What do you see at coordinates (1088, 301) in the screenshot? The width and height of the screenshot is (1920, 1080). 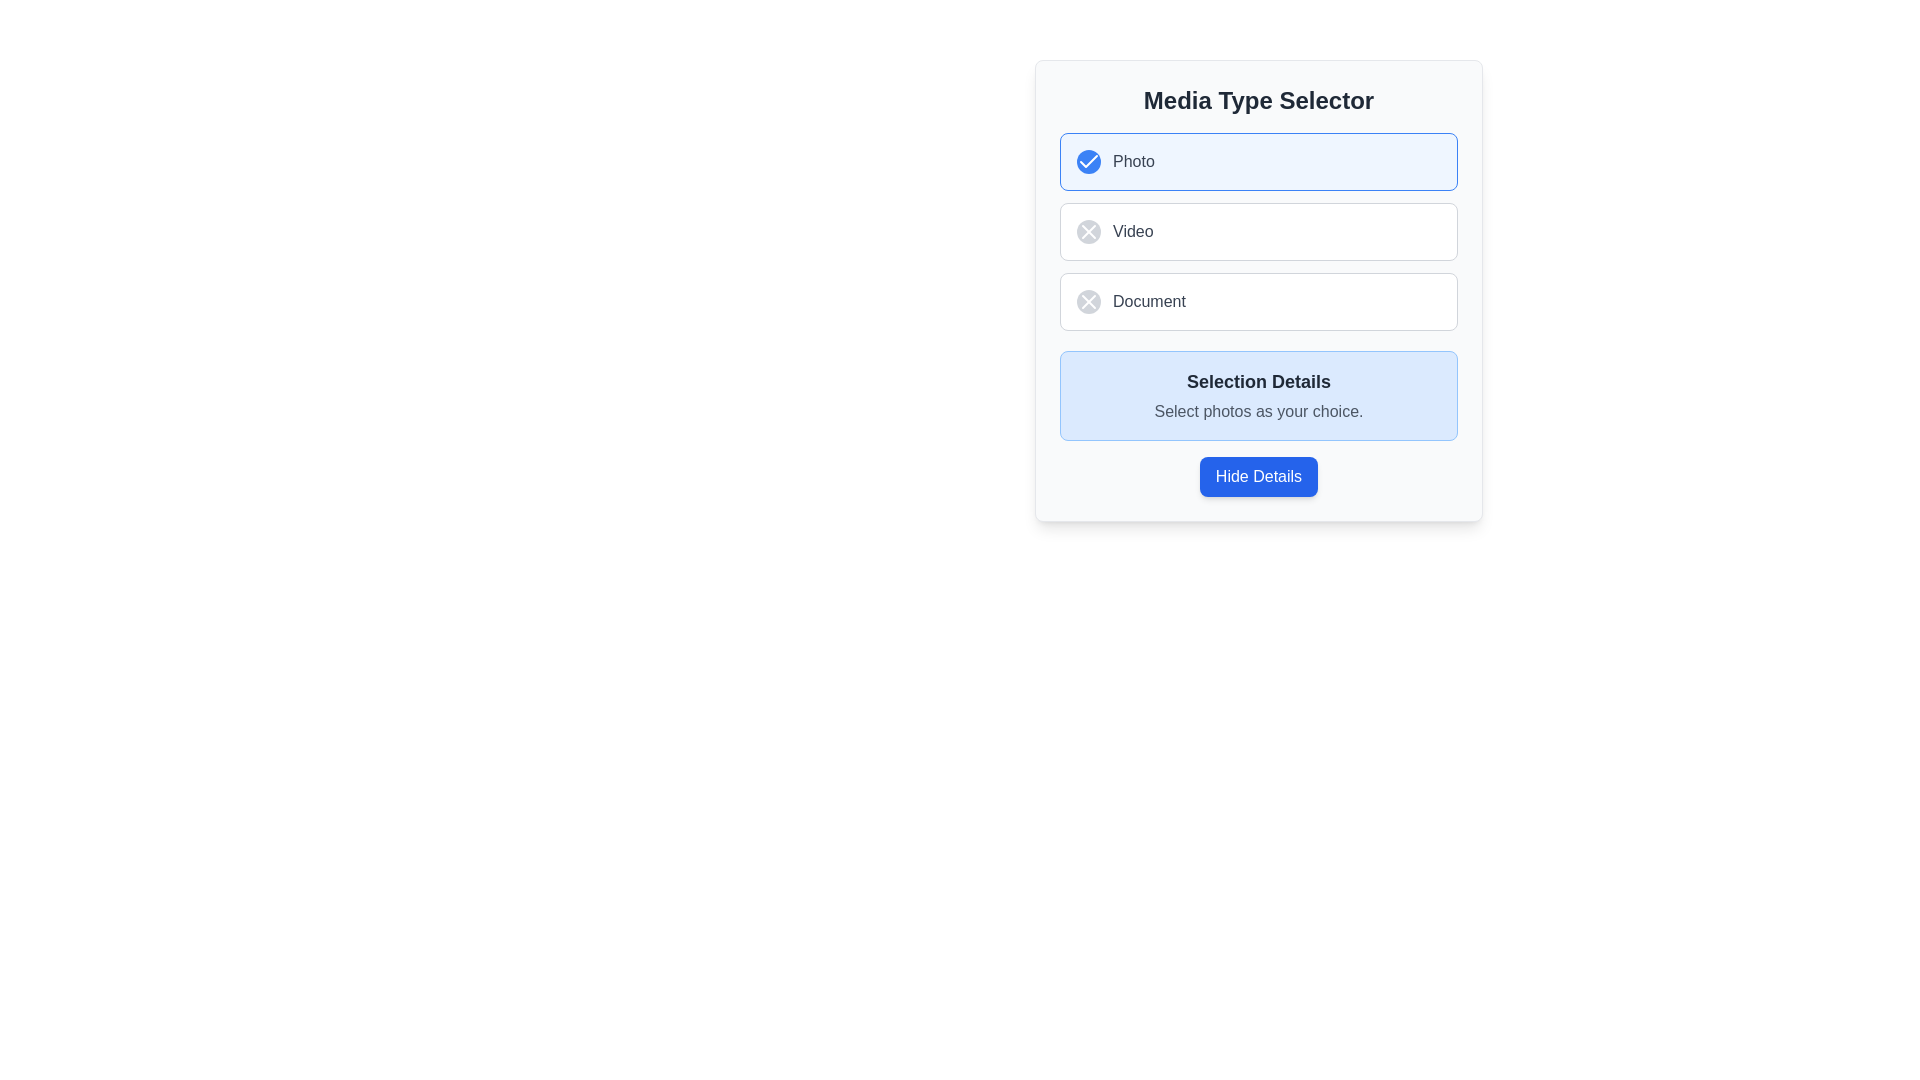 I see `the unselected state indicator for the 'Document' radio option, which is located in the top-left corner of the option, to the left of the text label 'Document'` at bounding box center [1088, 301].